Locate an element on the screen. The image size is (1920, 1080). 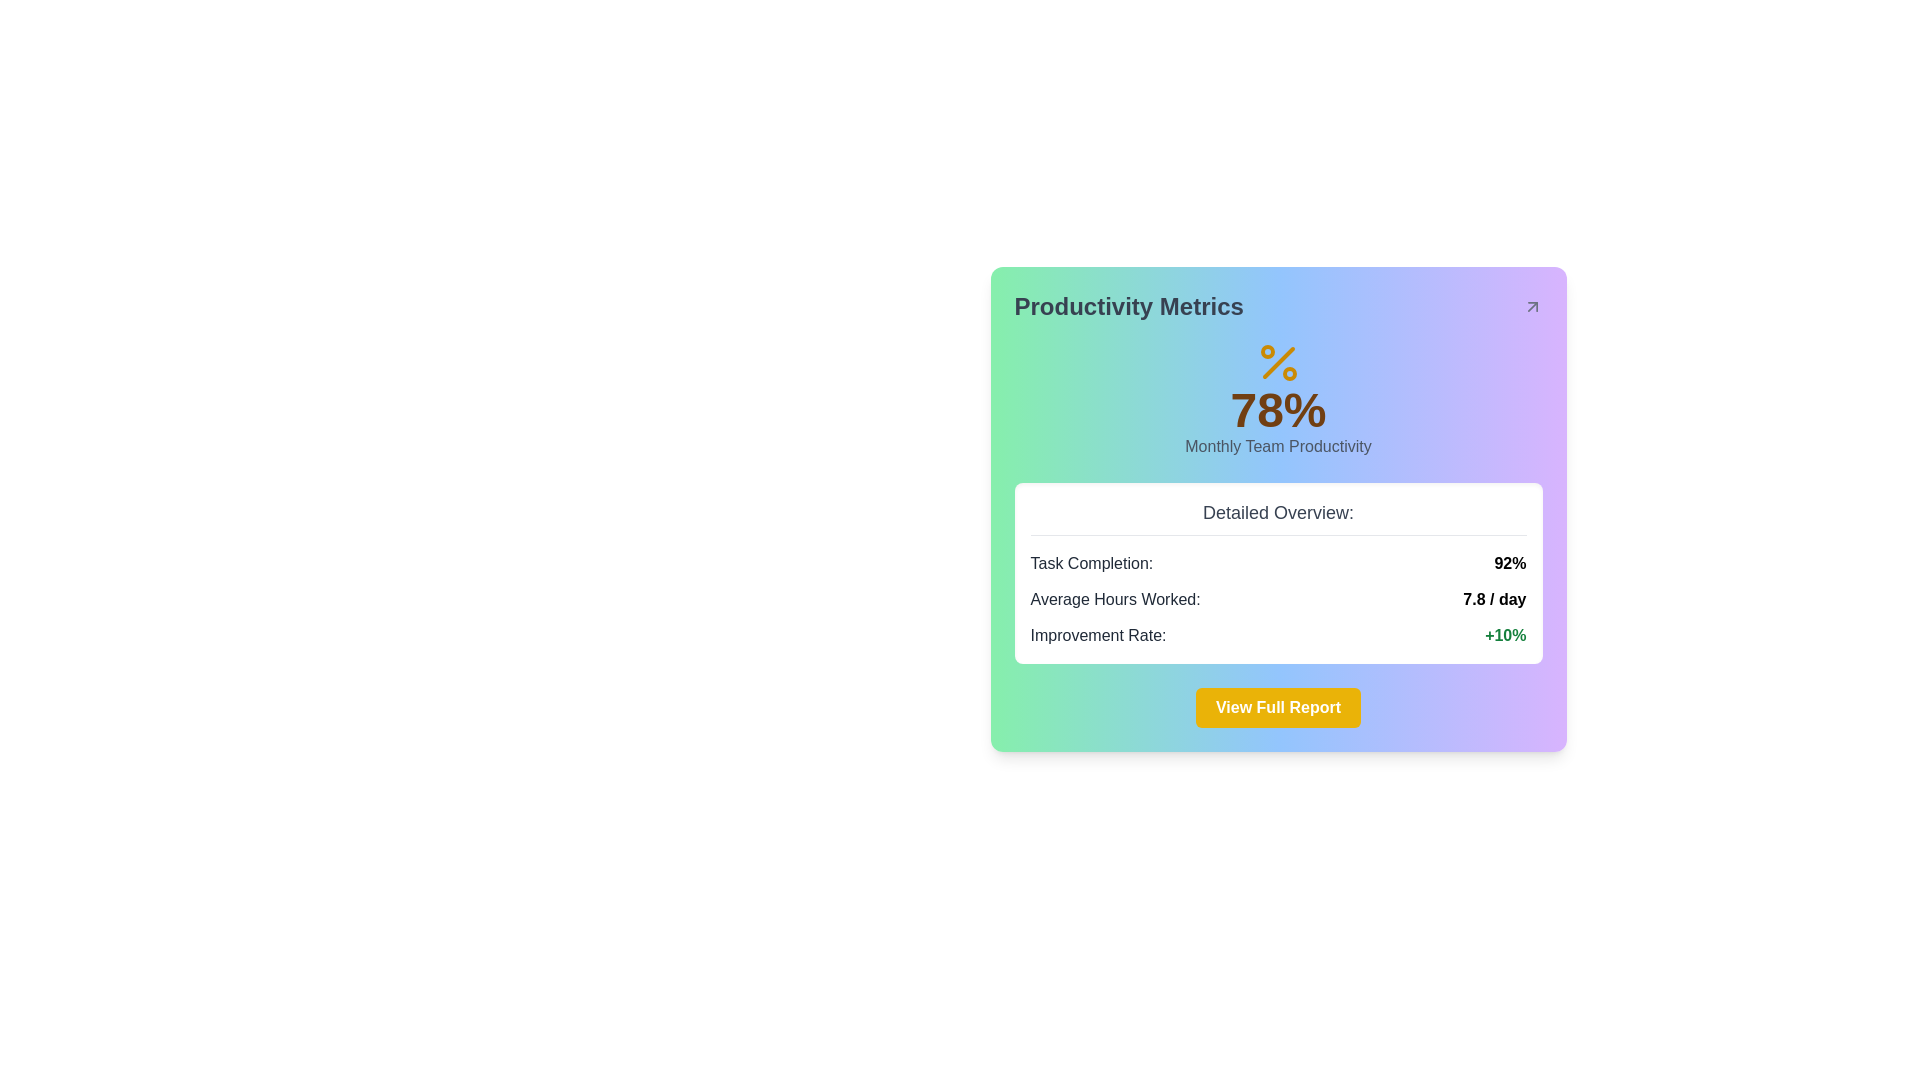
the static text displaying the quantitative productivity value, which is centrally aligned between a percentage icon above and the text 'Monthly Team Productivity' below is located at coordinates (1277, 410).